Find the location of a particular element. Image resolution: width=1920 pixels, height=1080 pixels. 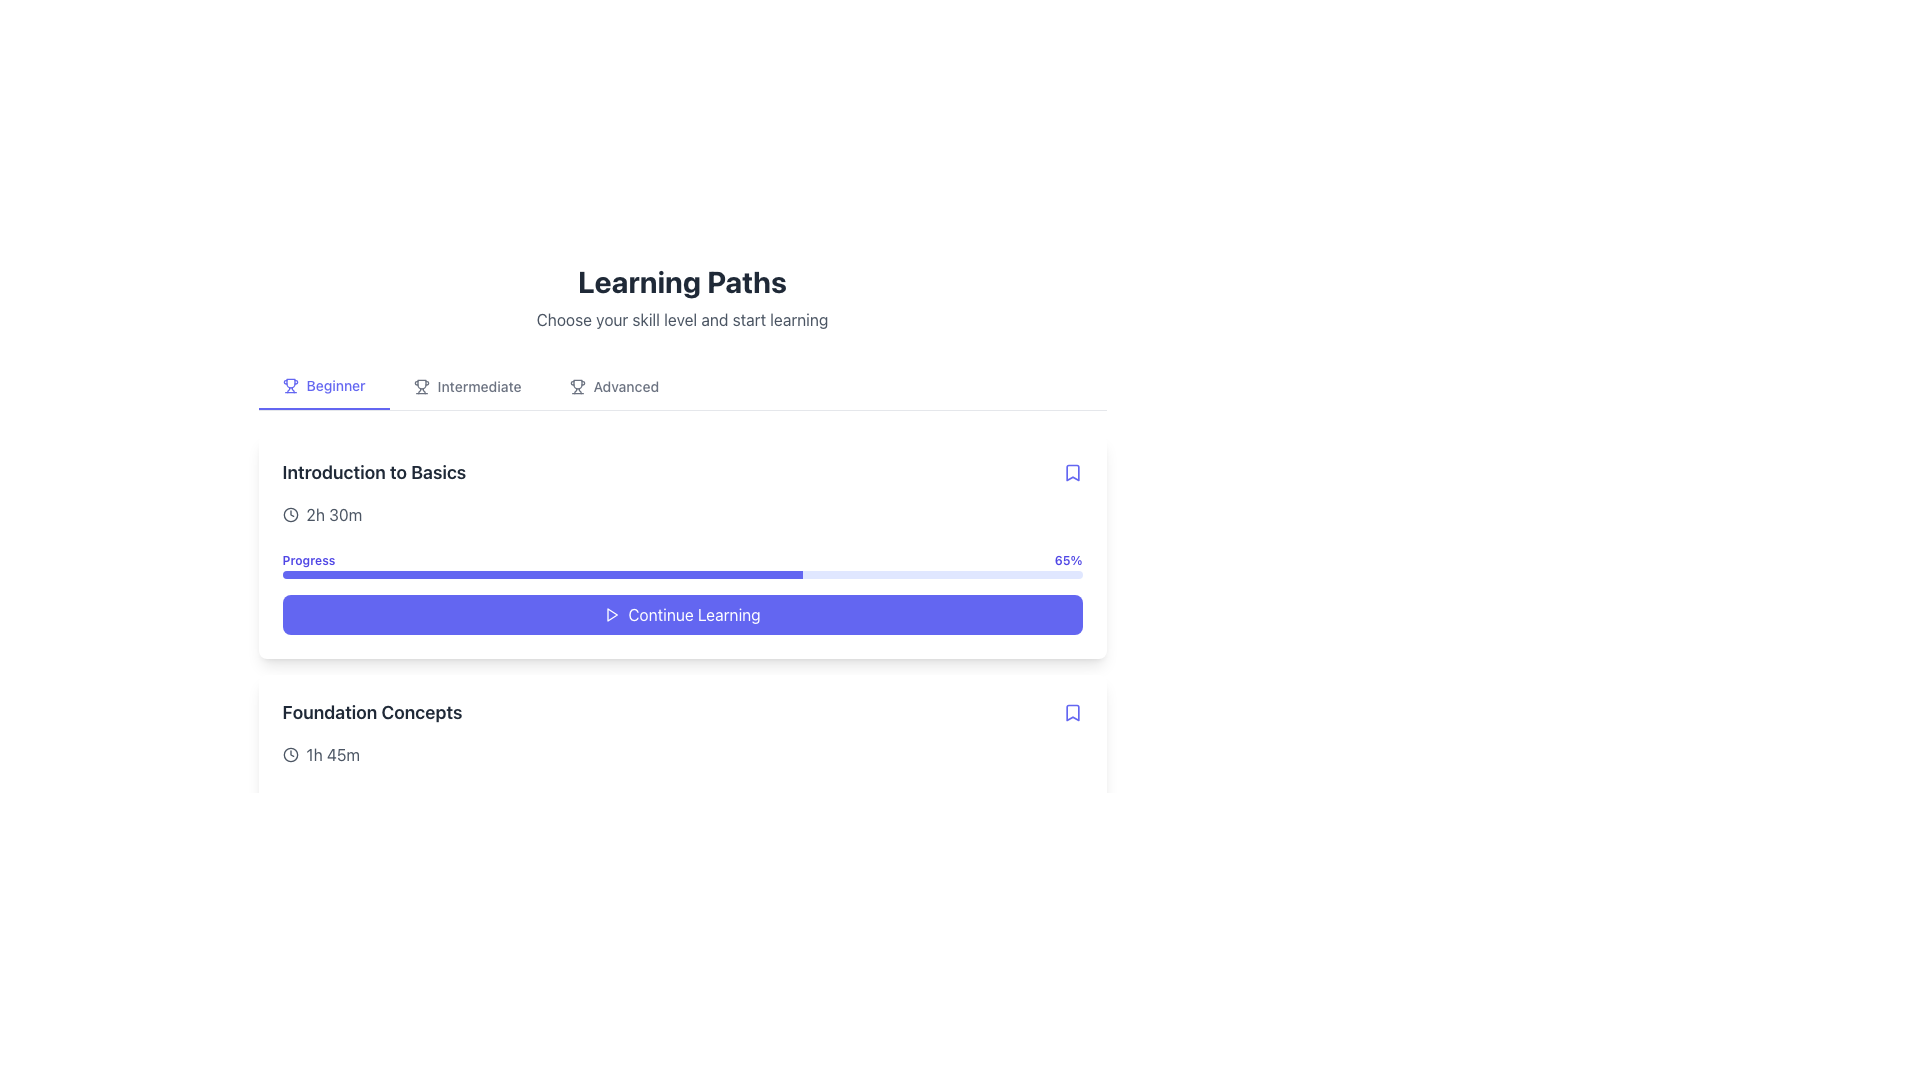

the circular graphical component of the clock icon located to the left of the '1h 45m' text in the Foundation Concepts section is located at coordinates (289, 755).